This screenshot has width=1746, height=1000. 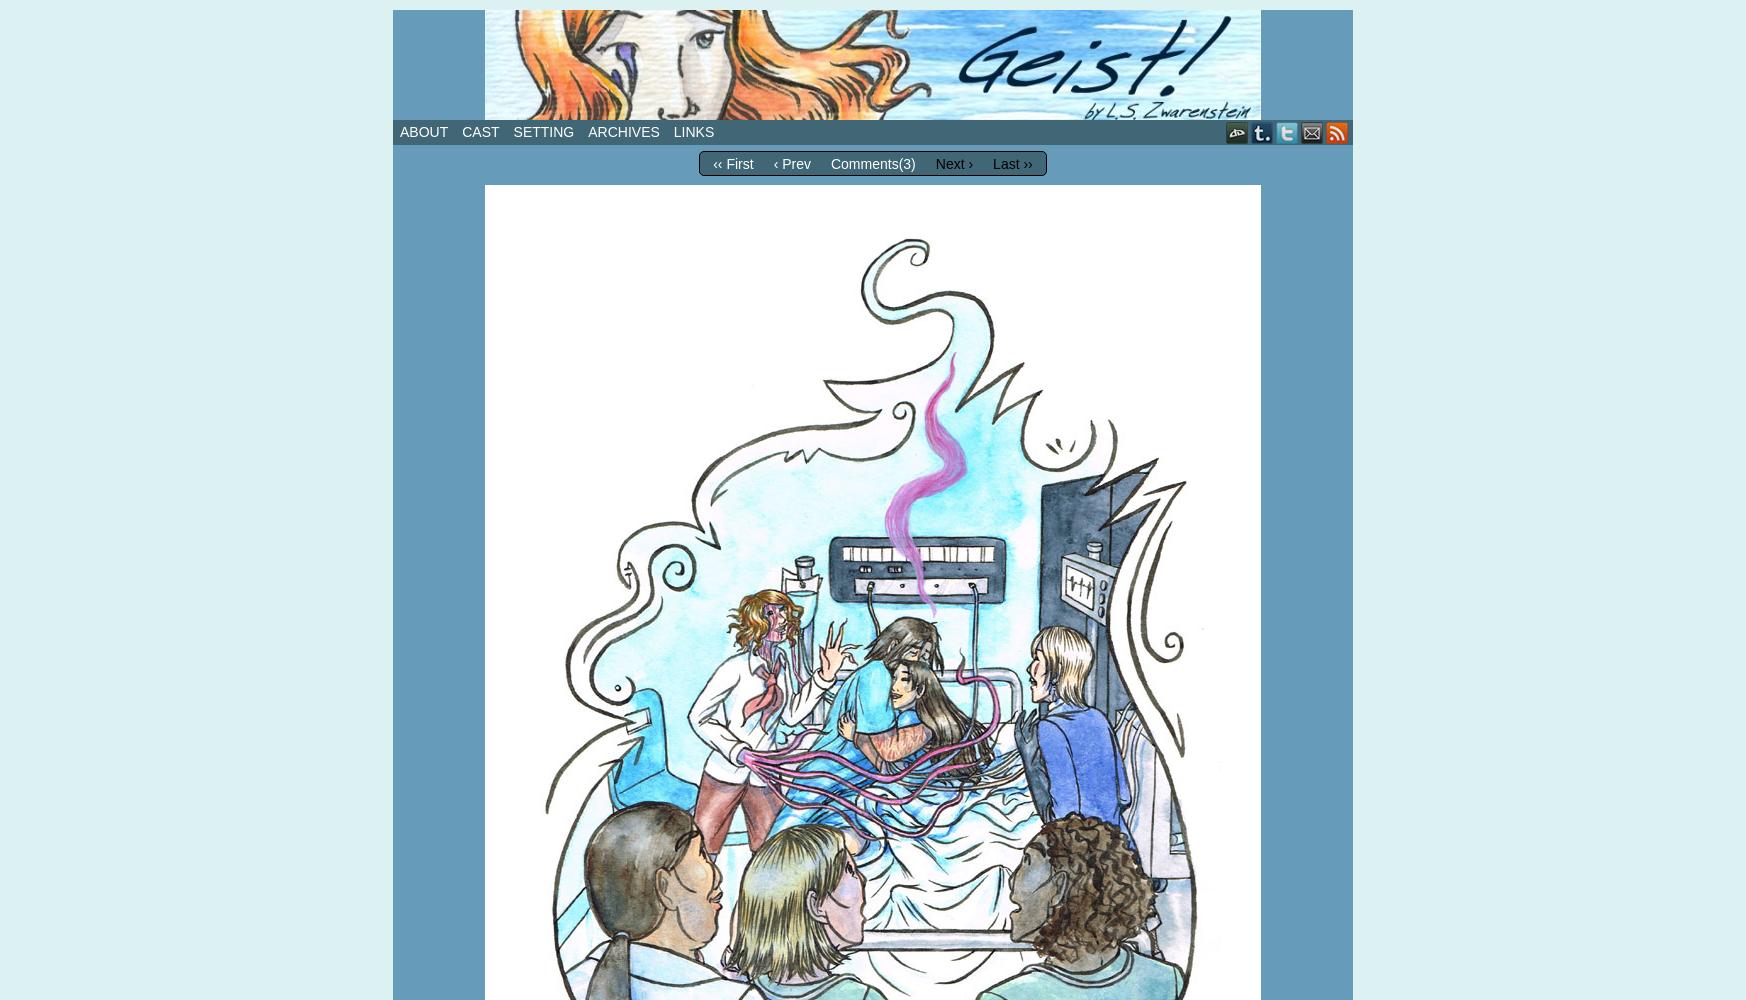 What do you see at coordinates (730, 128) in the screenshot?
I see `'A weekly webcomic about love, revenge, and invisible monsters.'` at bounding box center [730, 128].